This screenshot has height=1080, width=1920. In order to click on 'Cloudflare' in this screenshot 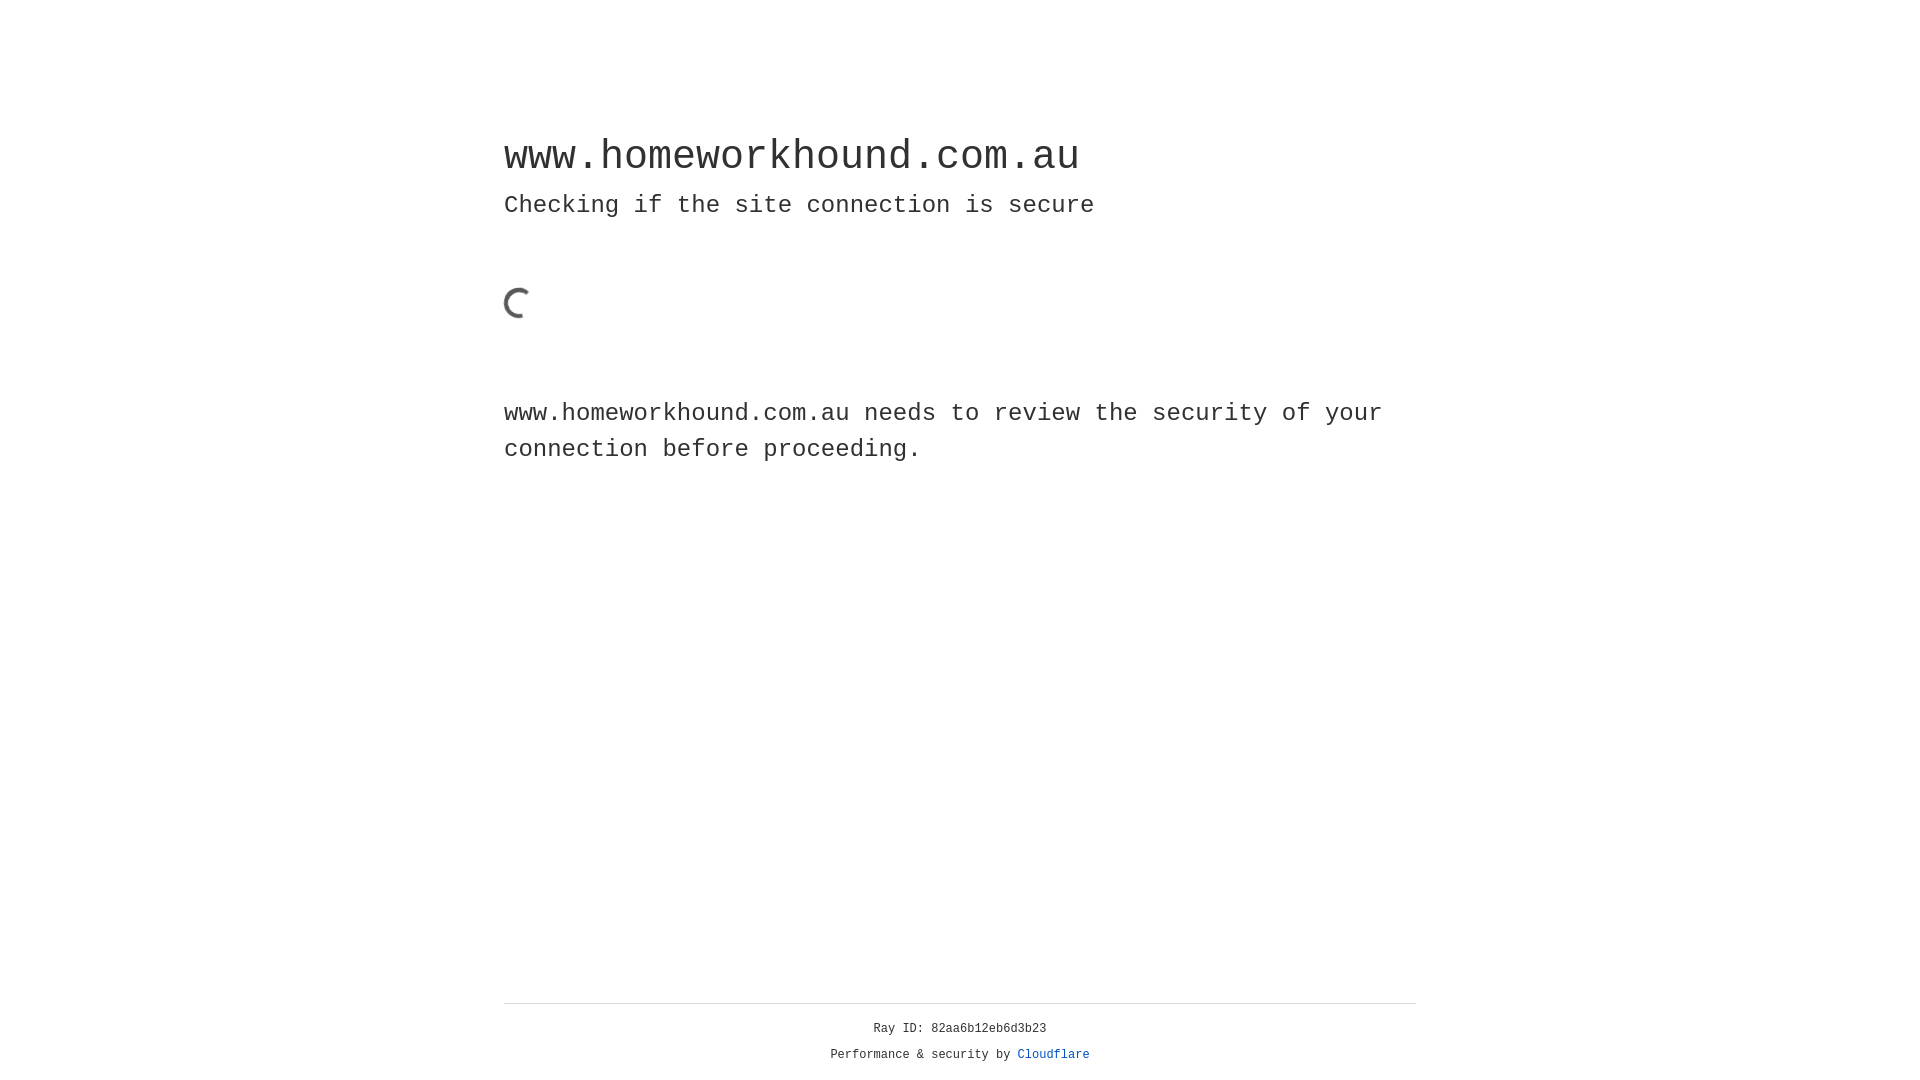, I will do `click(1017, 1054)`.